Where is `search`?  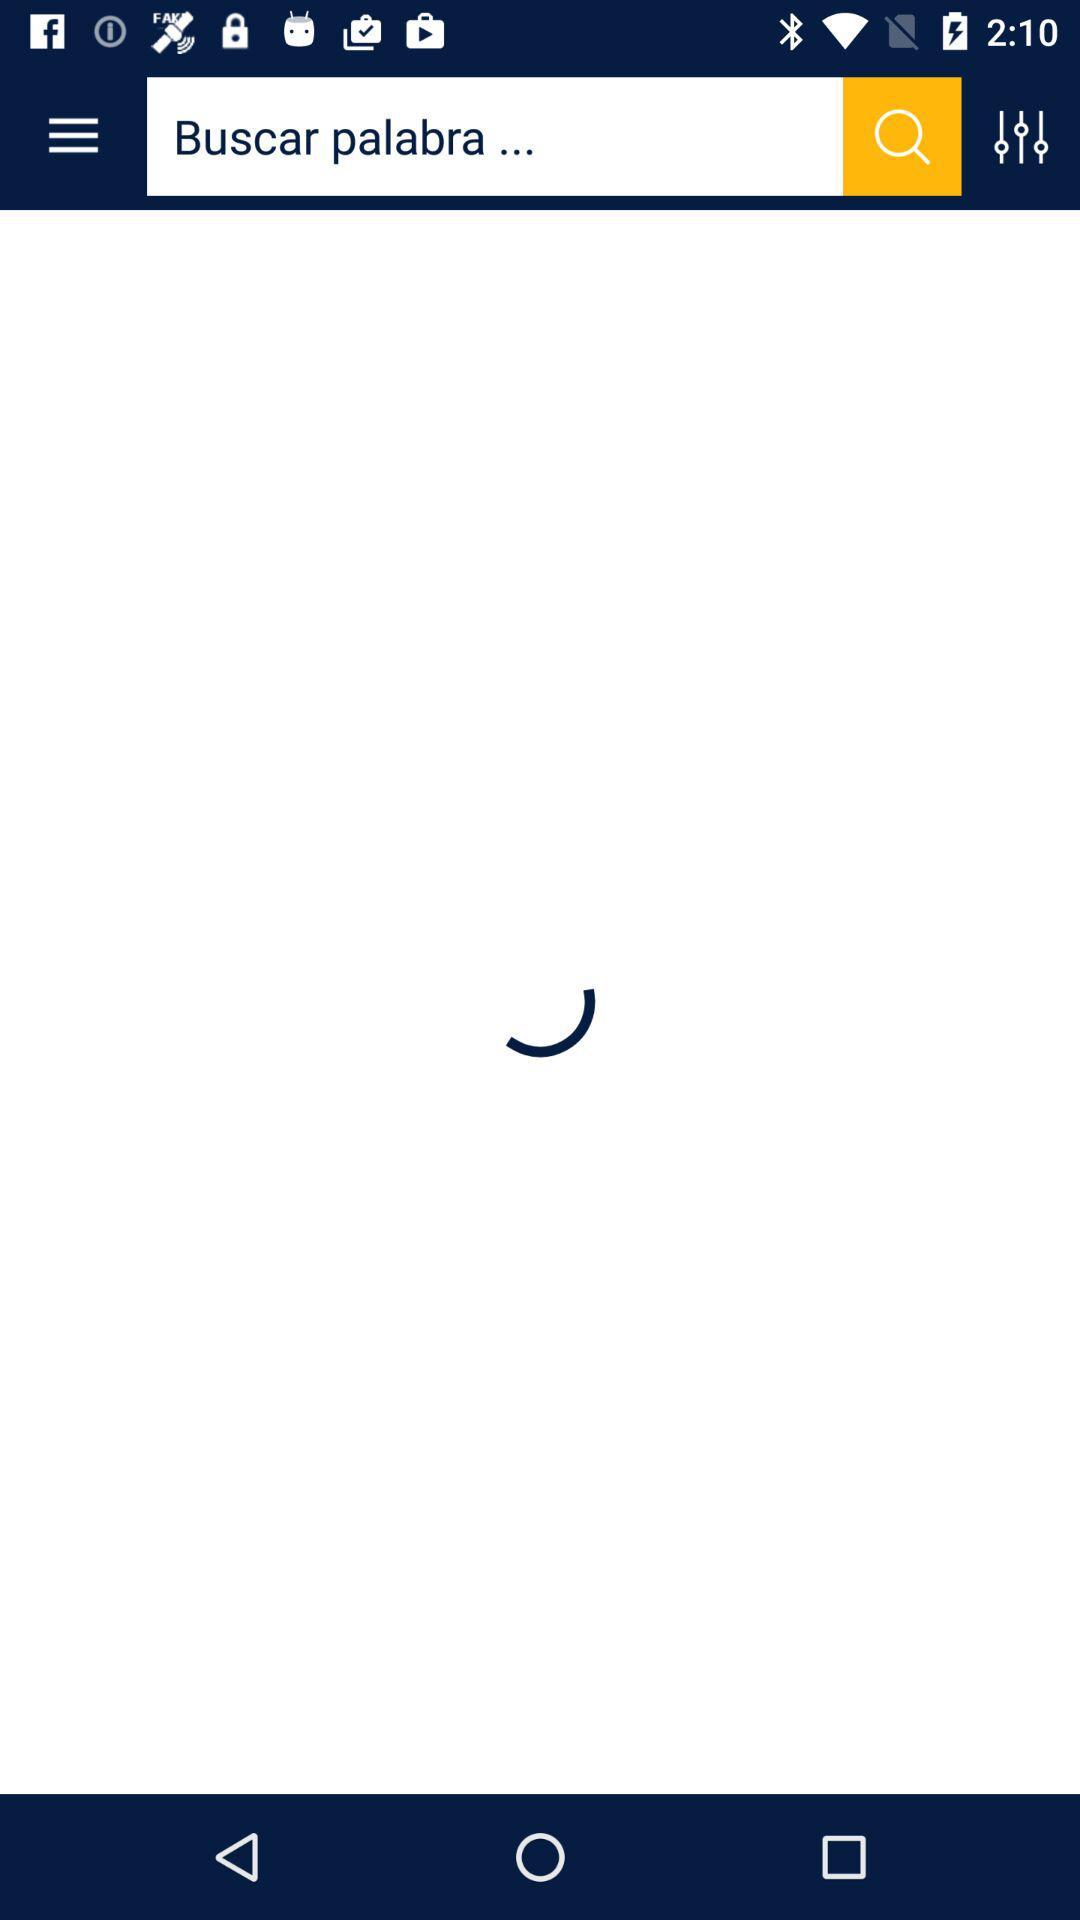
search is located at coordinates (902, 135).